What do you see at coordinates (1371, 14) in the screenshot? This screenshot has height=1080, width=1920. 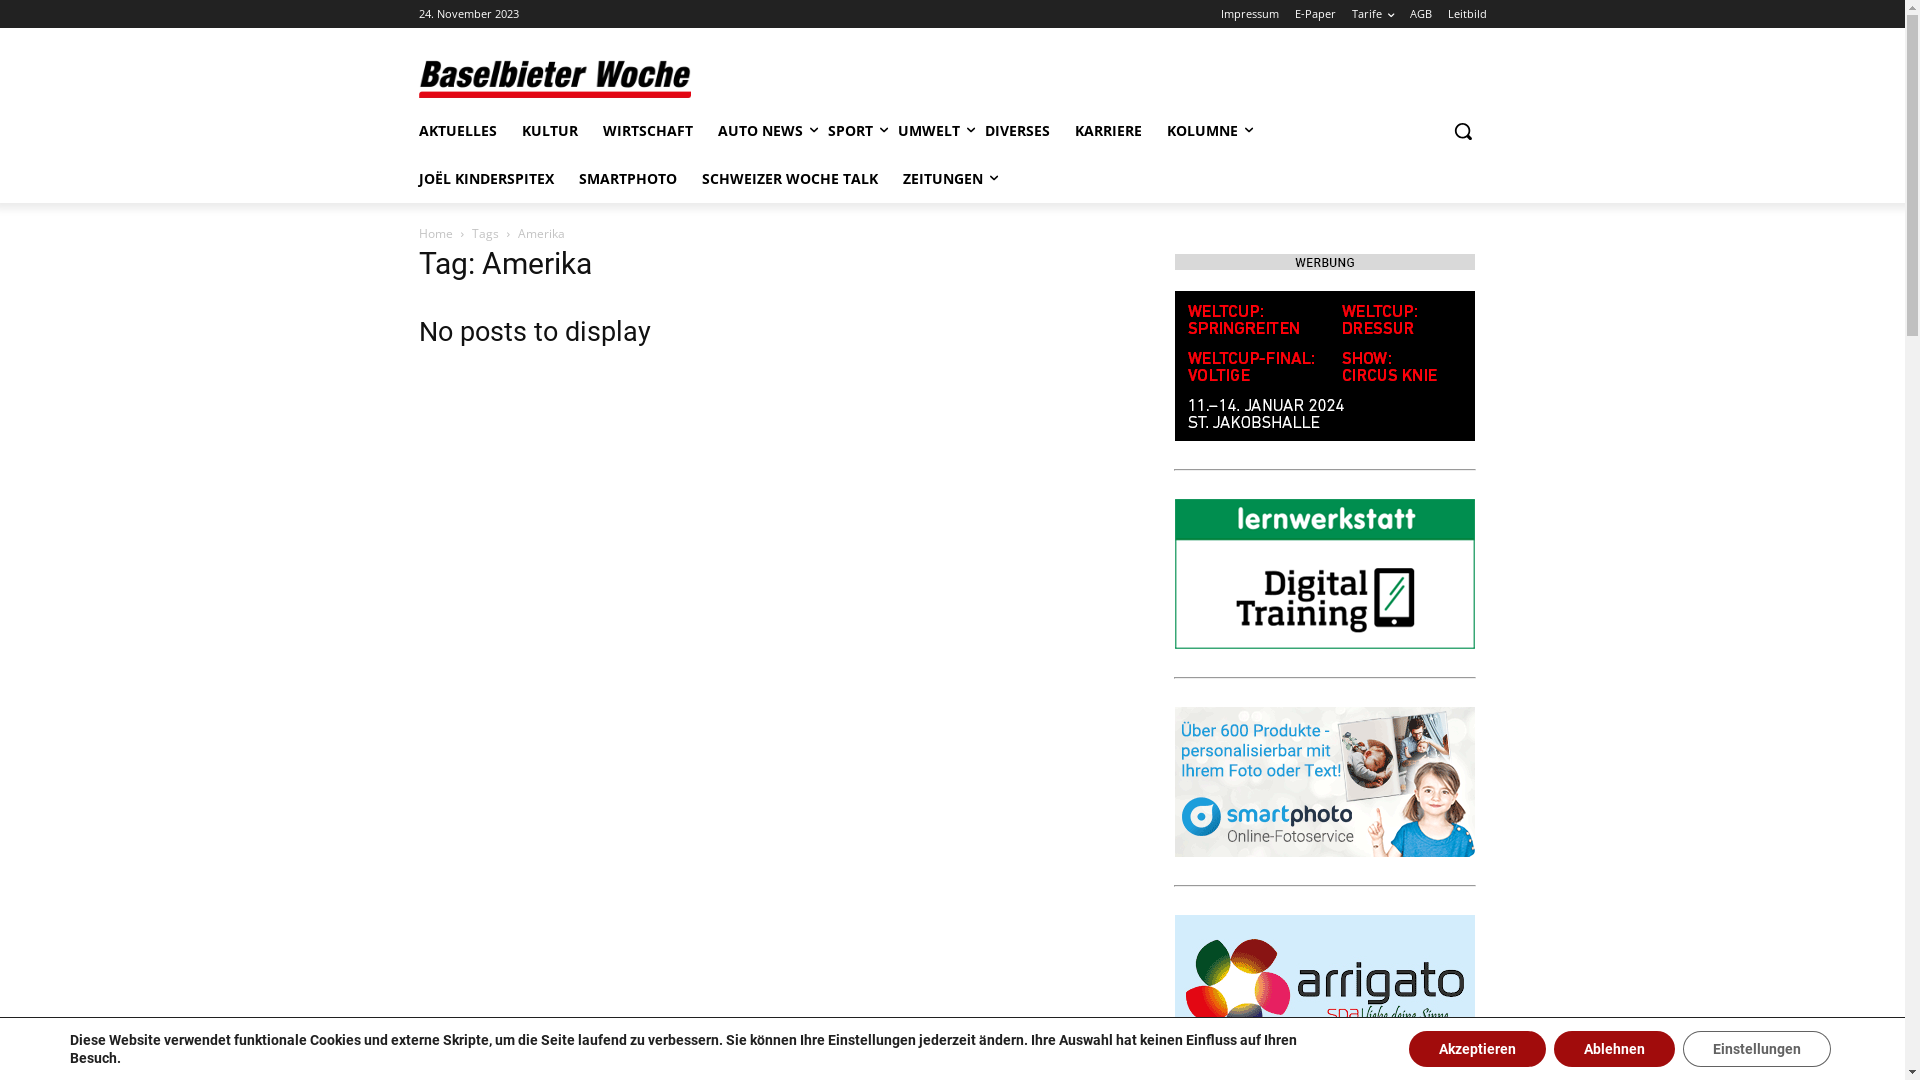 I see `'Tarife'` at bounding box center [1371, 14].